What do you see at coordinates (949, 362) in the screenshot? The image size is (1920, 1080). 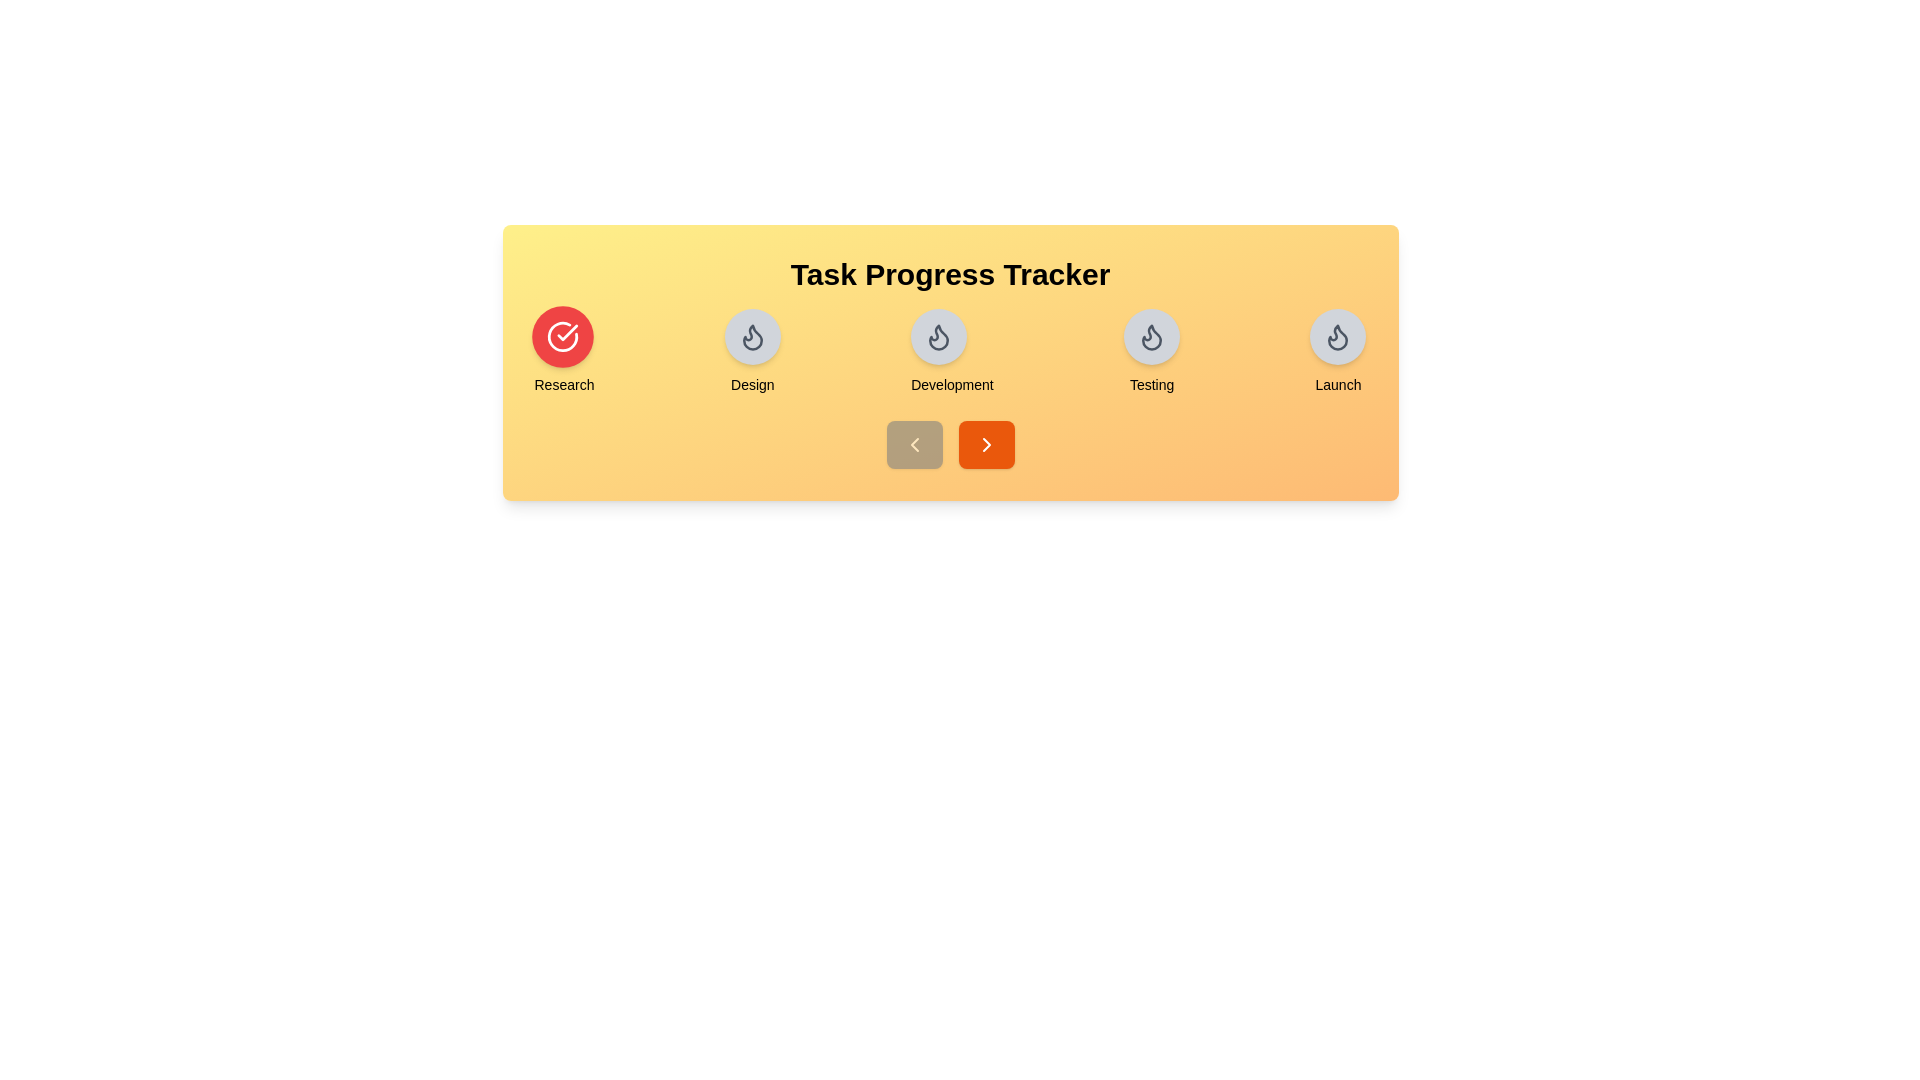 I see `the stage information by clicking on the icon labeled with project stages, which is located below the 'Task Progress Tracker' header` at bounding box center [949, 362].